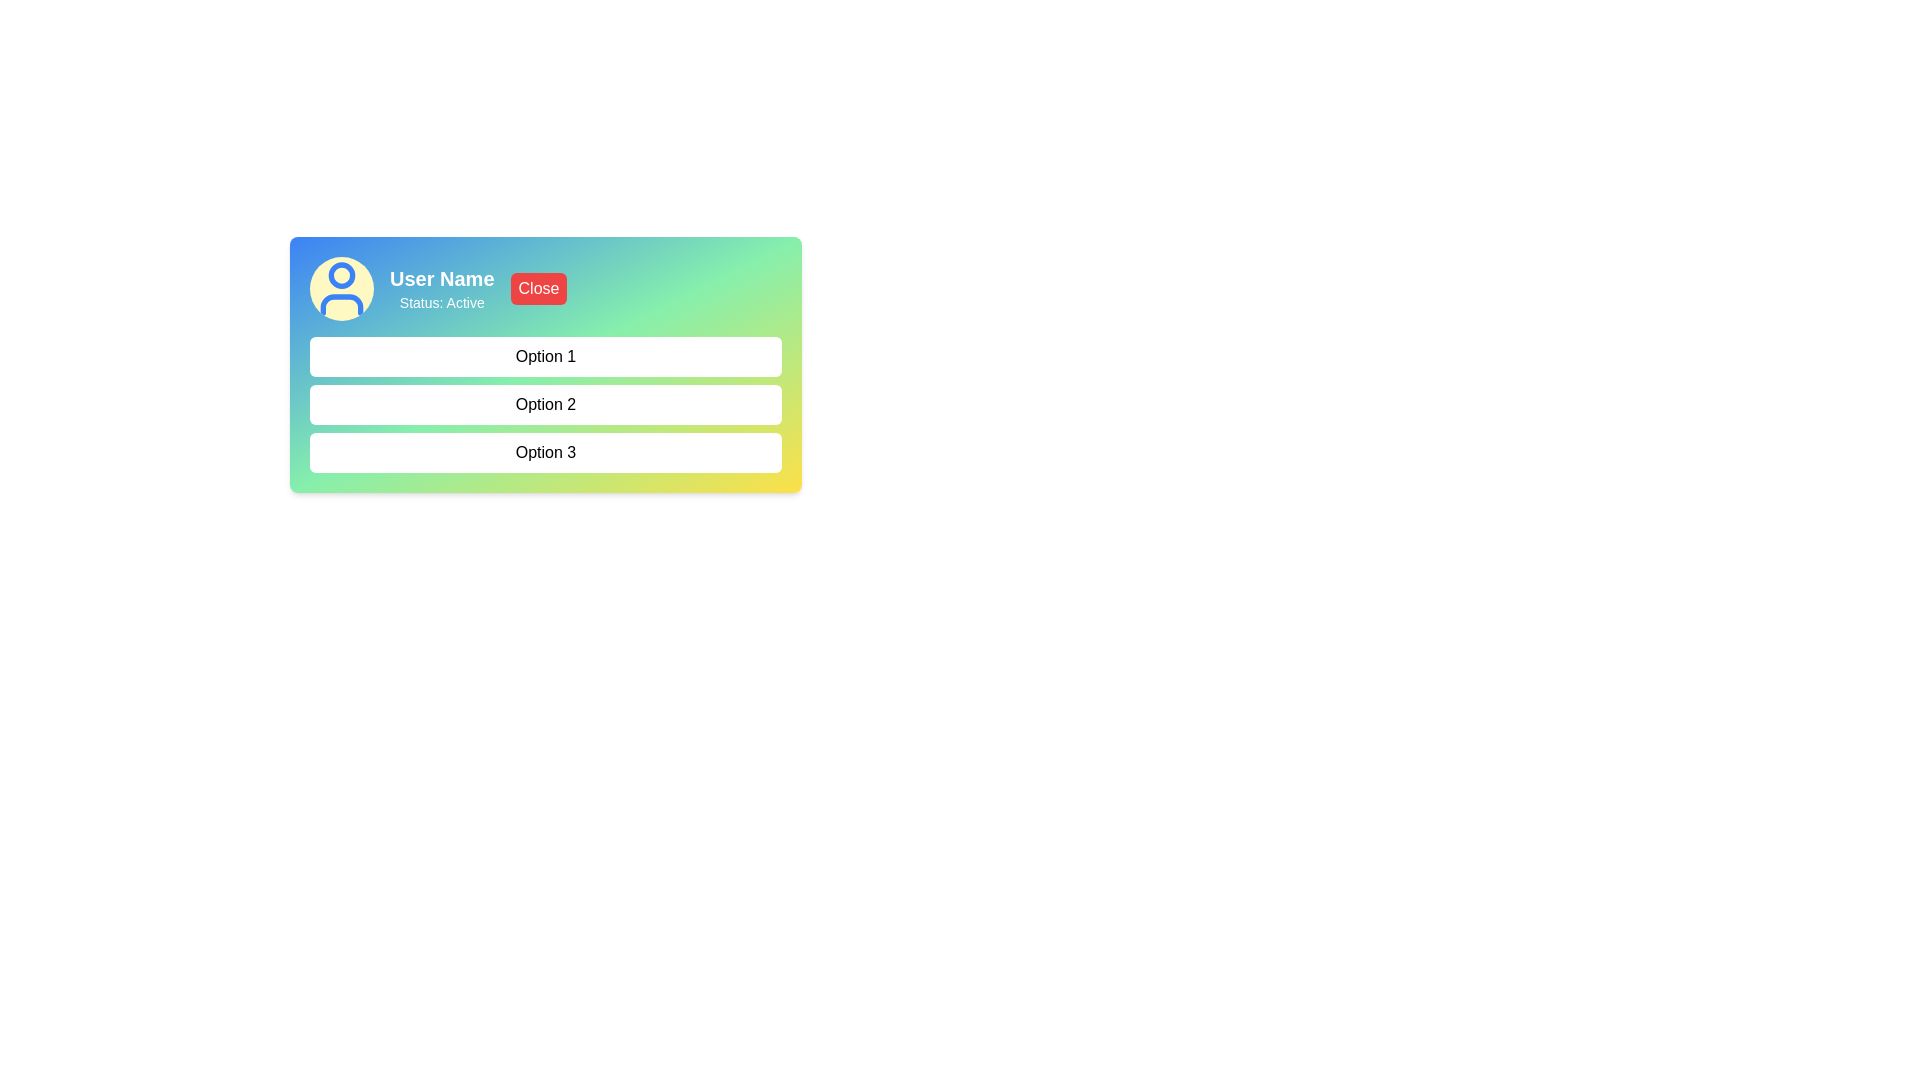 This screenshot has height=1080, width=1920. I want to click on the rectangular button labeled 'Option 1' with a white background and black text, which is the first option in a vertical list on a gradient-colored card, positioned below the user information section, so click(546, 365).